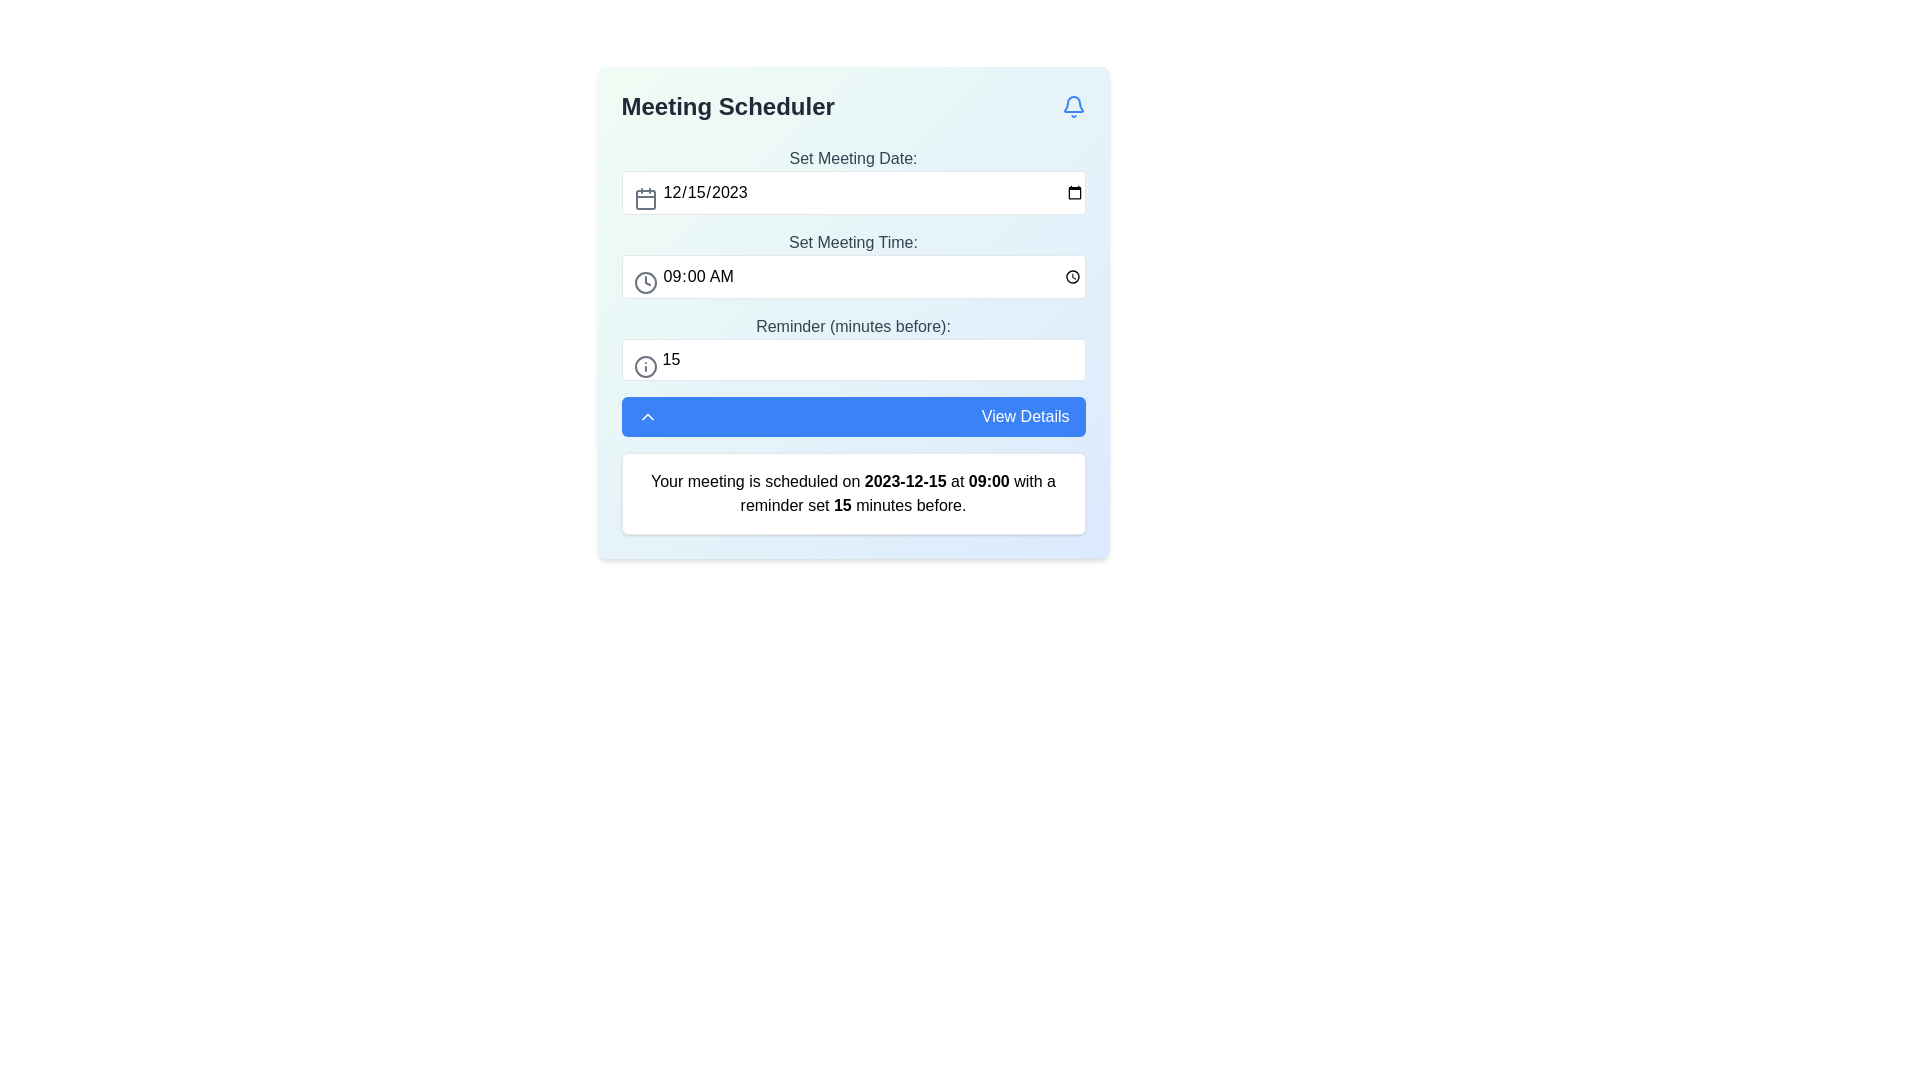 Image resolution: width=1920 pixels, height=1080 pixels. I want to click on the decorative clock icon located to the left of the text input field for setting the meeting time in the 'Set Meeting Time' section, so click(645, 282).